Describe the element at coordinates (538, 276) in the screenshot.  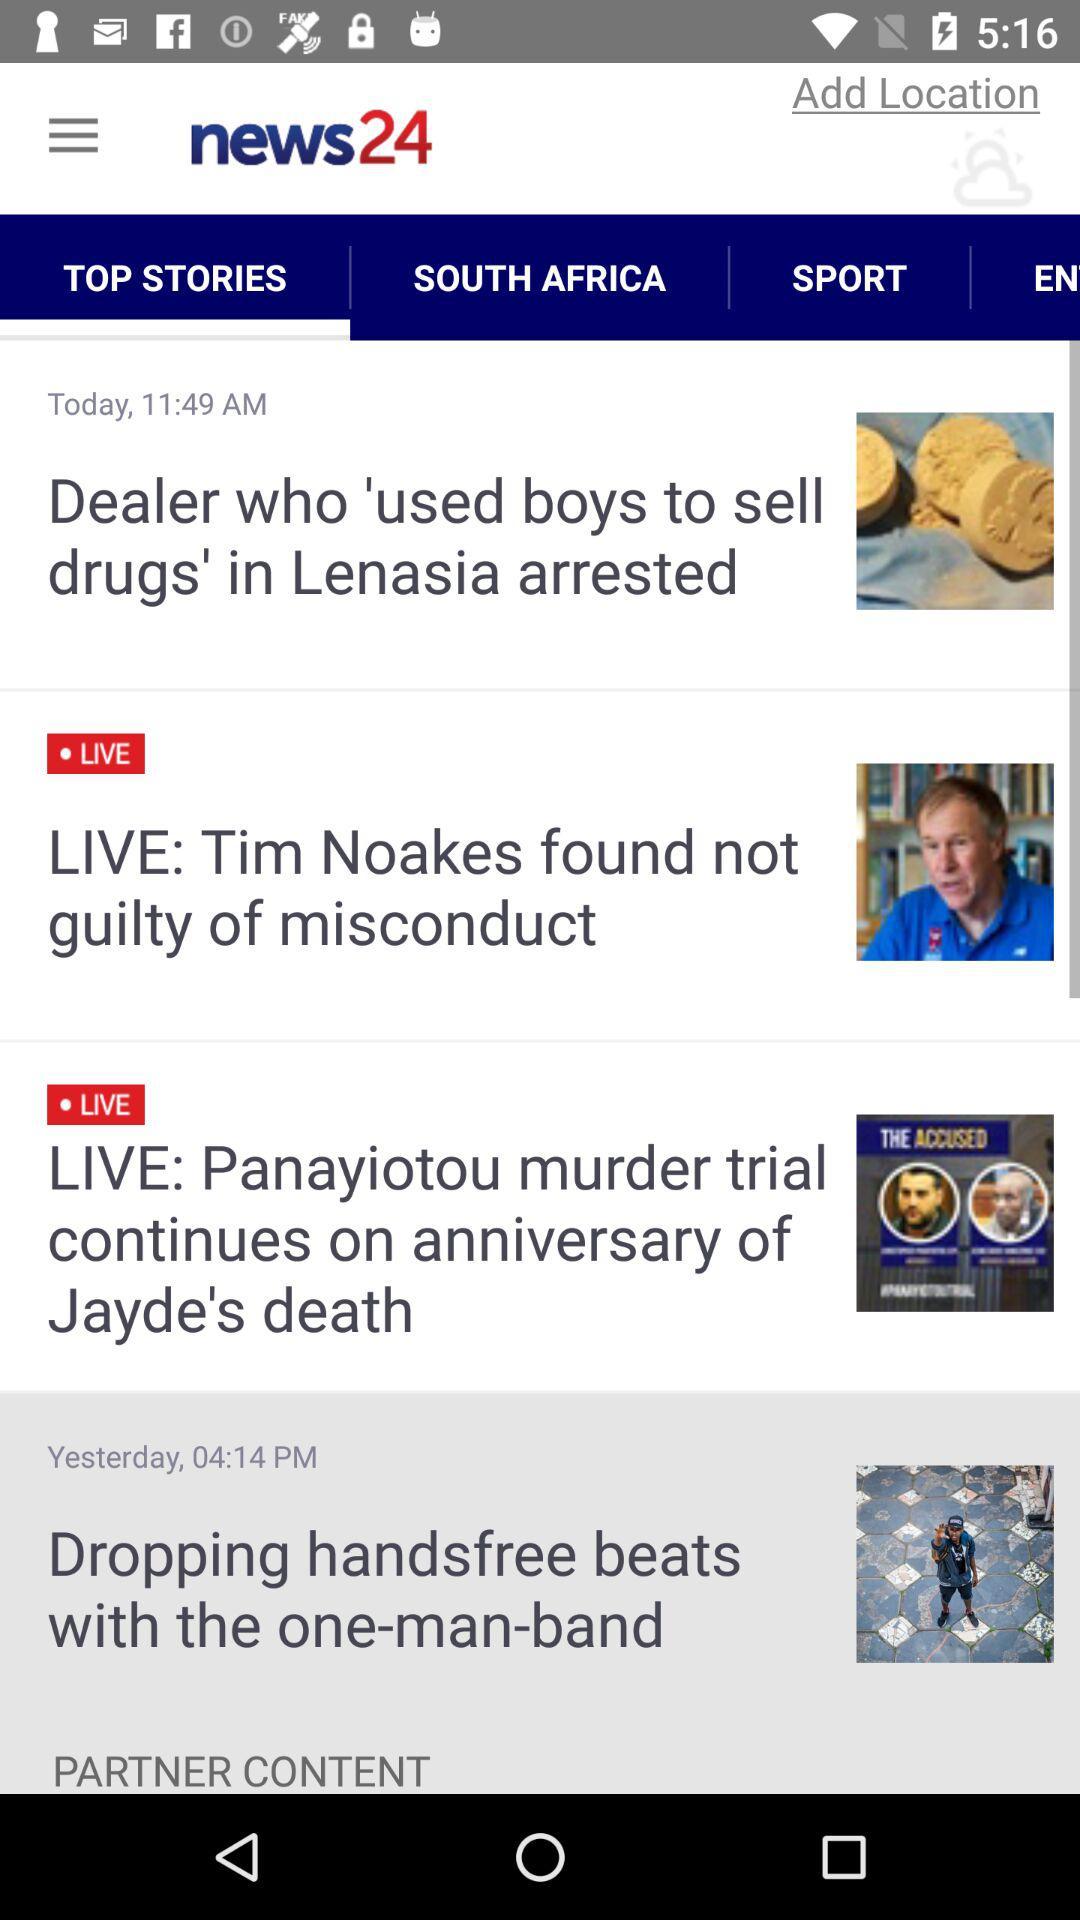
I see `app next to top stories` at that location.